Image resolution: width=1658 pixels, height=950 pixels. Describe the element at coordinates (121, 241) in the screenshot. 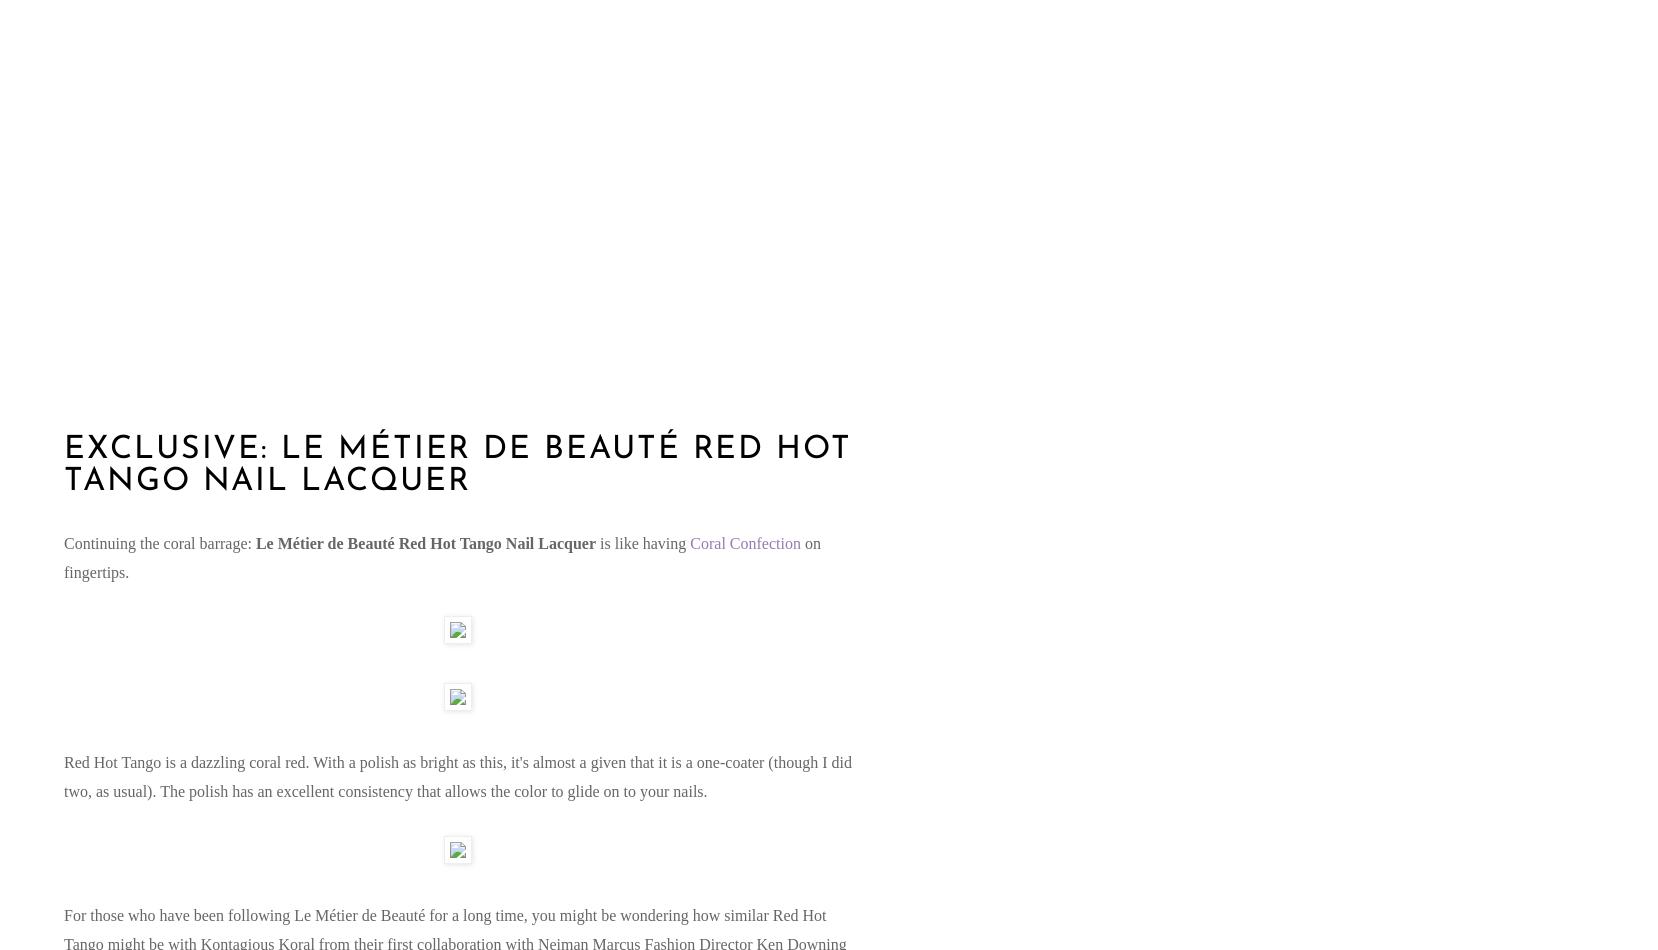

I see `'Advertise/PR'` at that location.